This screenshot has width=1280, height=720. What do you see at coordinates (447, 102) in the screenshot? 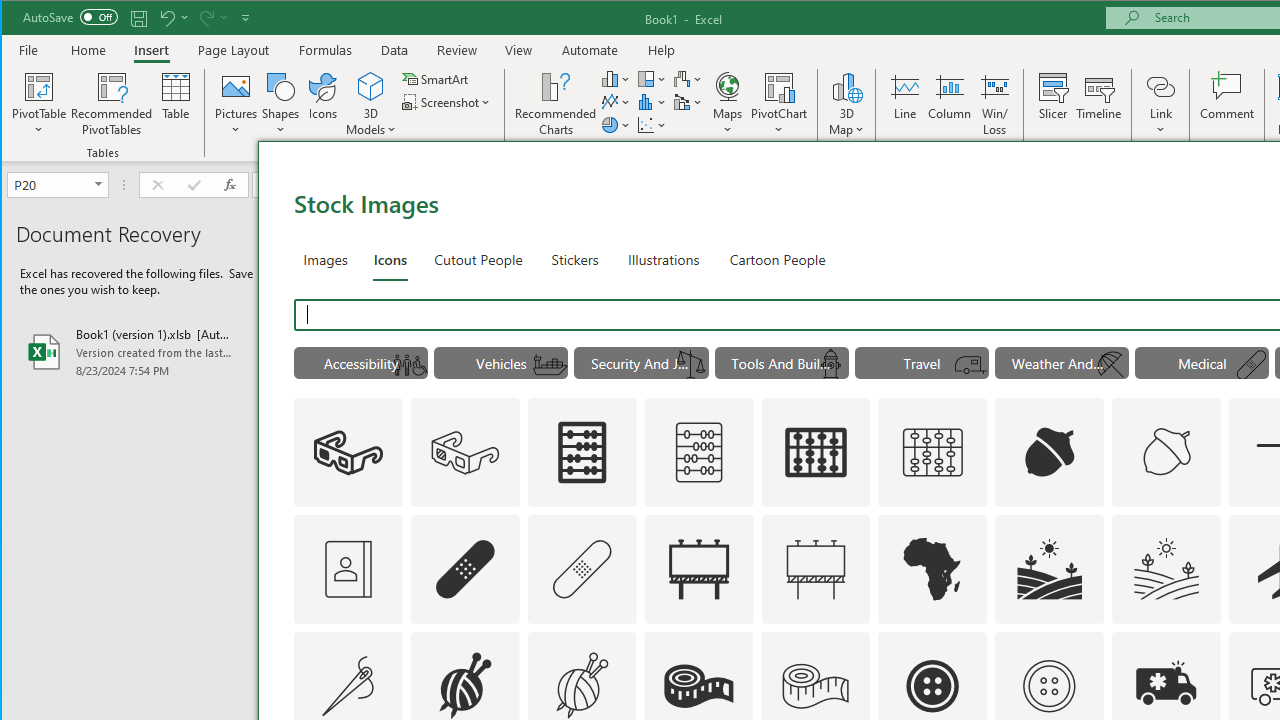
I see `'Screenshot'` at bounding box center [447, 102].